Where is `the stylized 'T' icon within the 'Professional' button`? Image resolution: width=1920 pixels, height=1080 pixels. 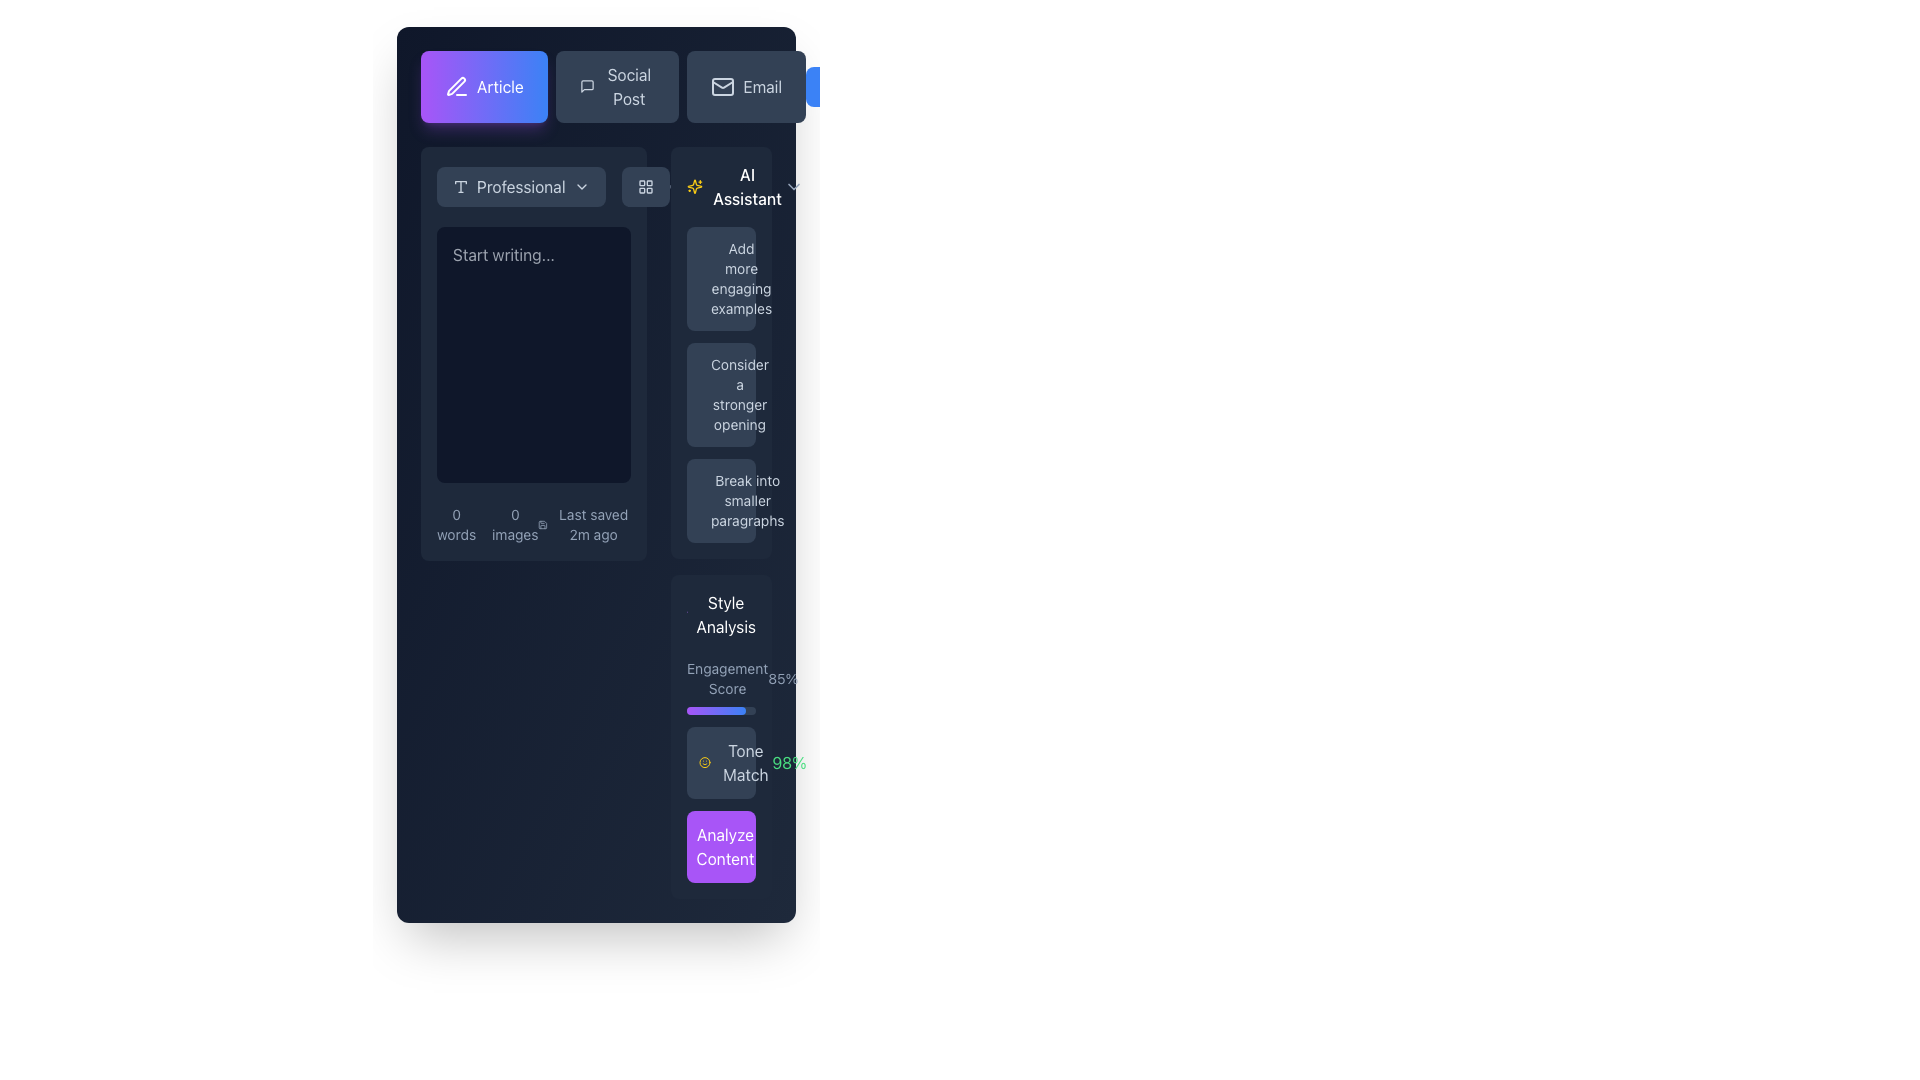
the stylized 'T' icon within the 'Professional' button is located at coordinates (459, 186).